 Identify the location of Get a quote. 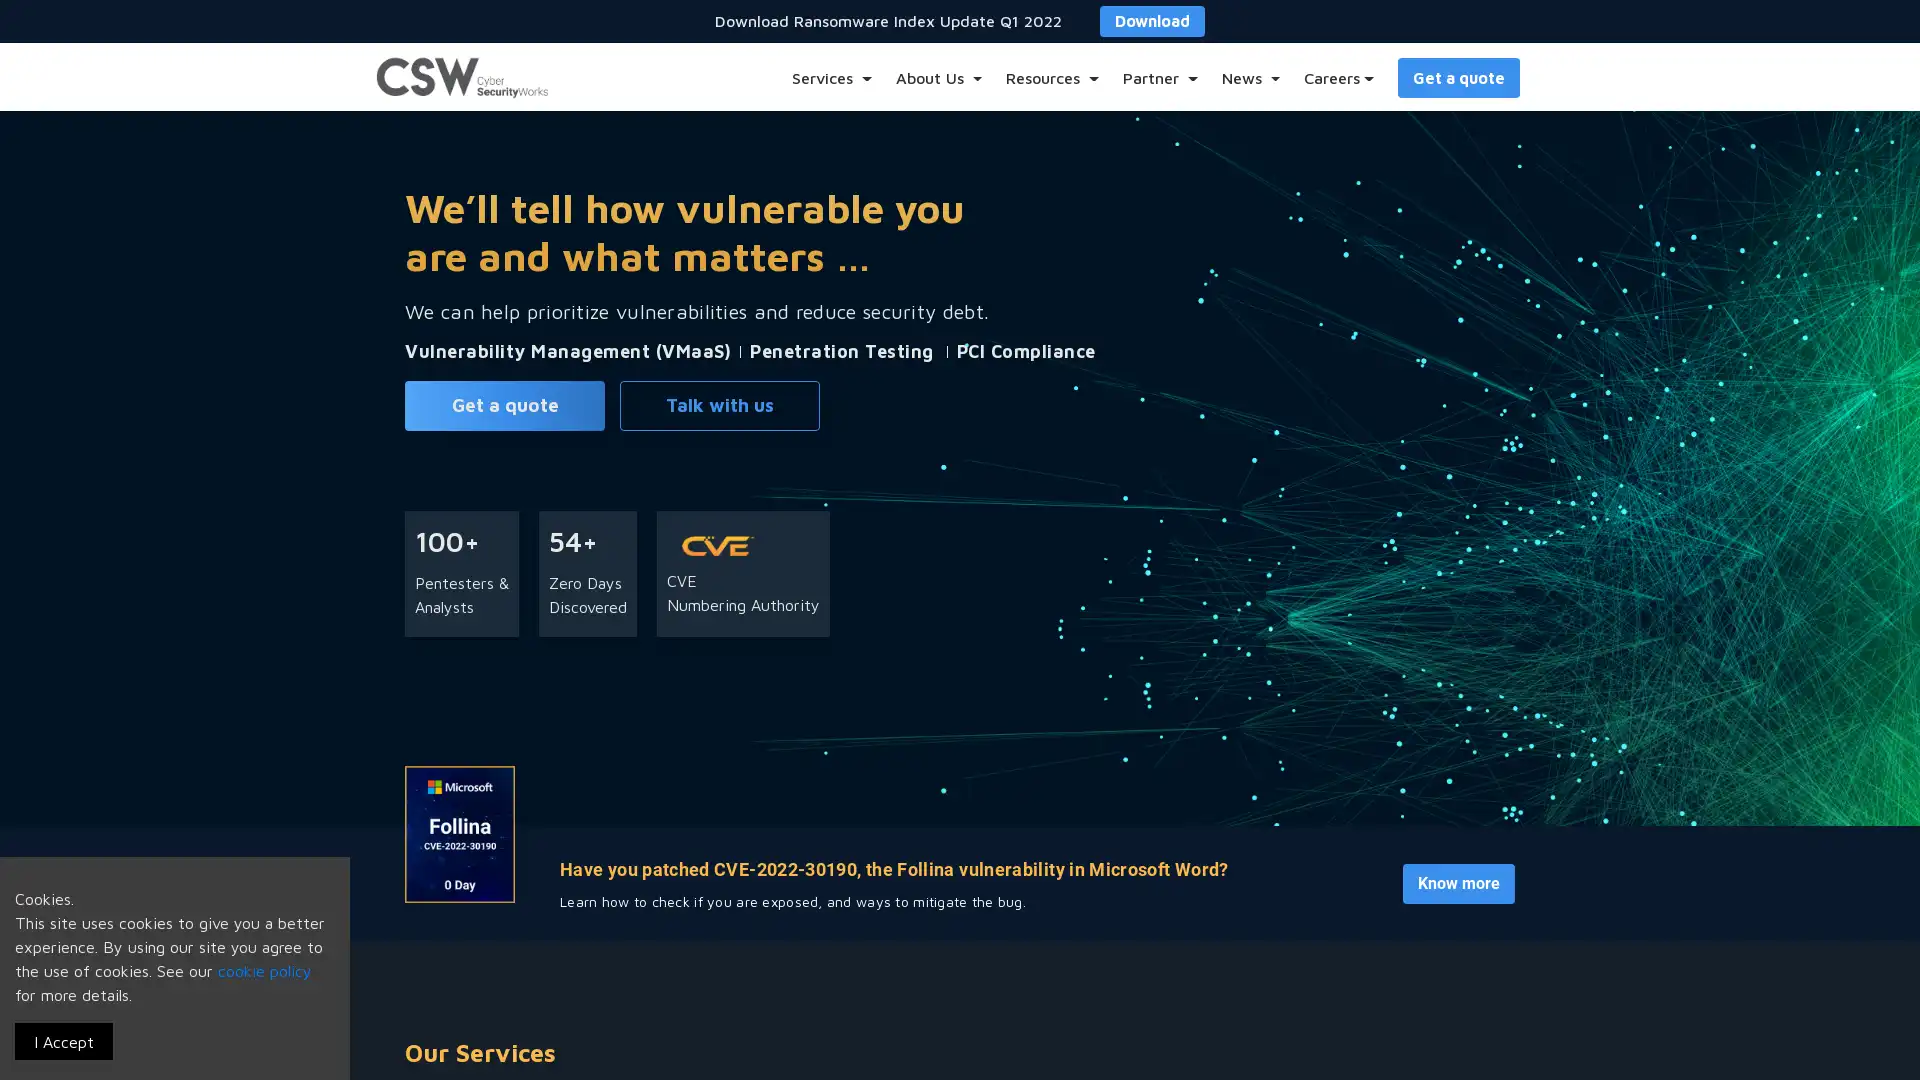
(1459, 76).